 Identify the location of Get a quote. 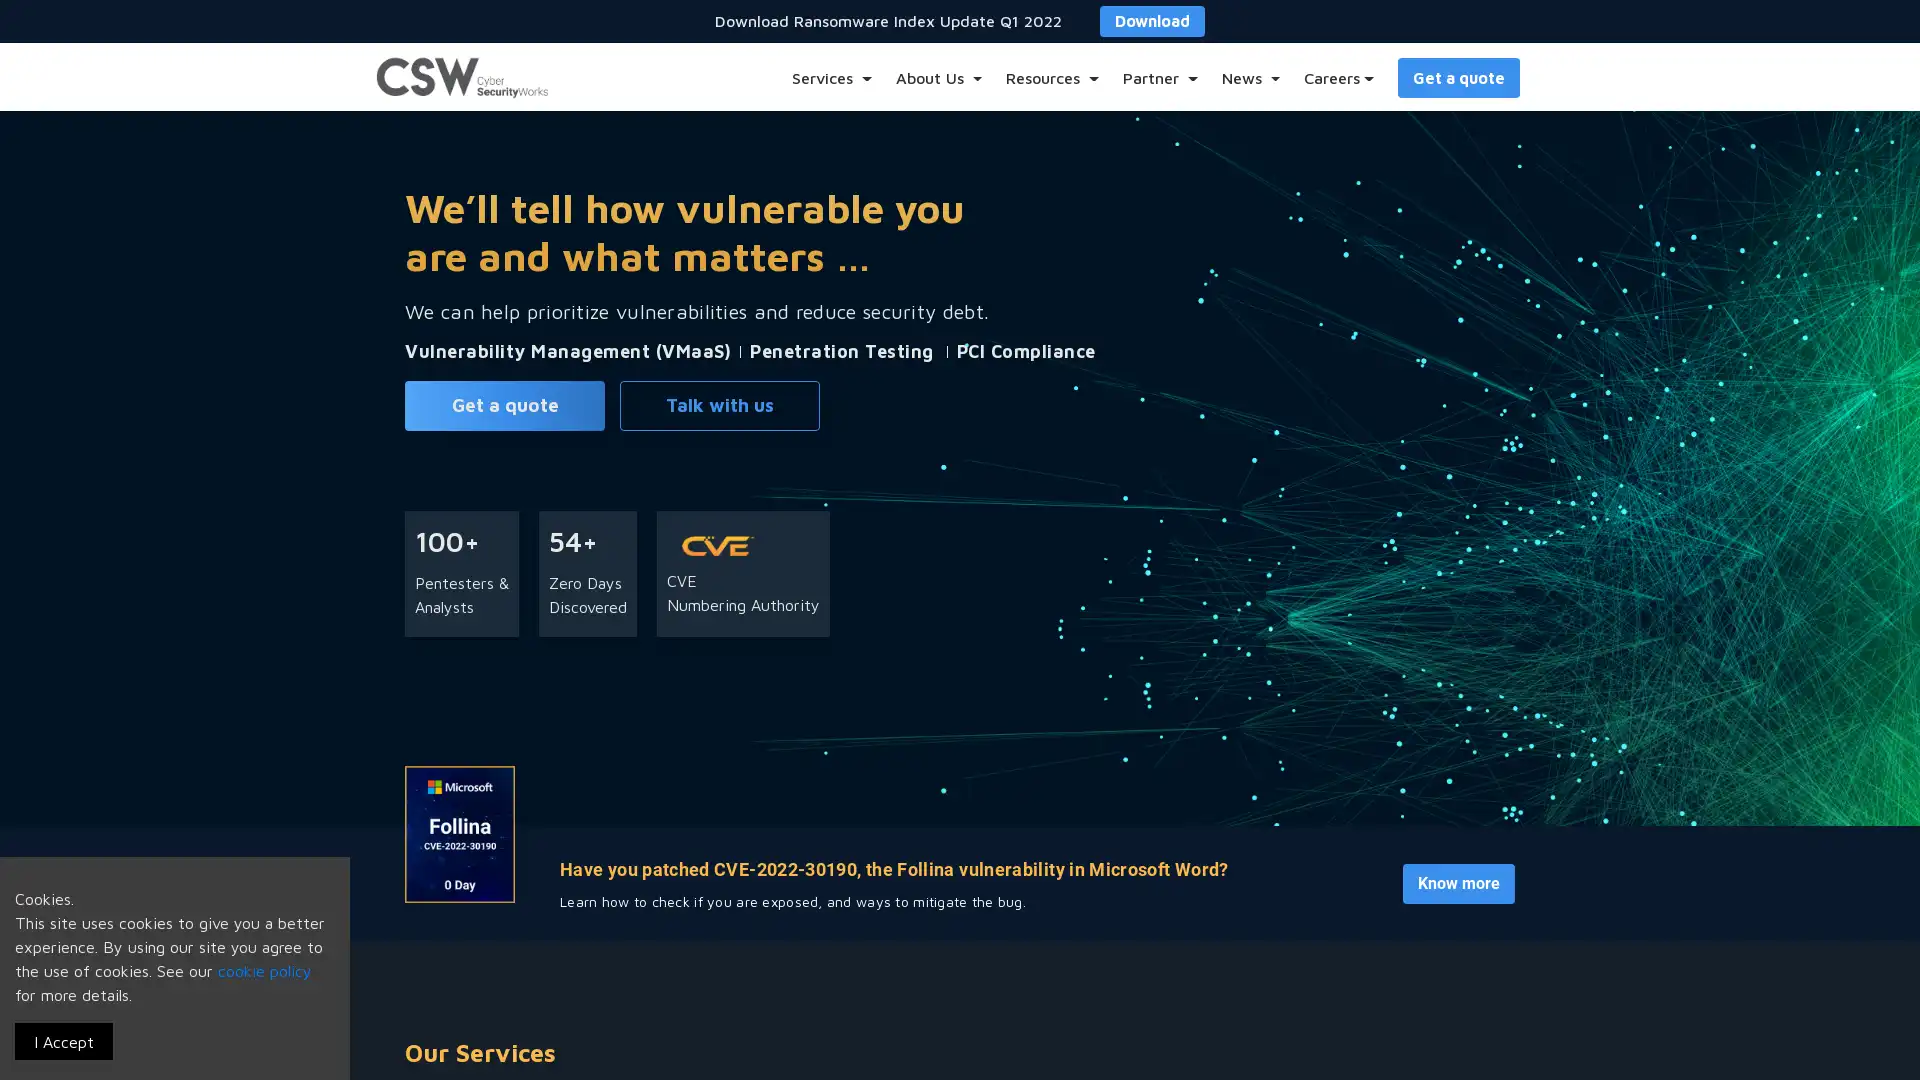
(1459, 76).